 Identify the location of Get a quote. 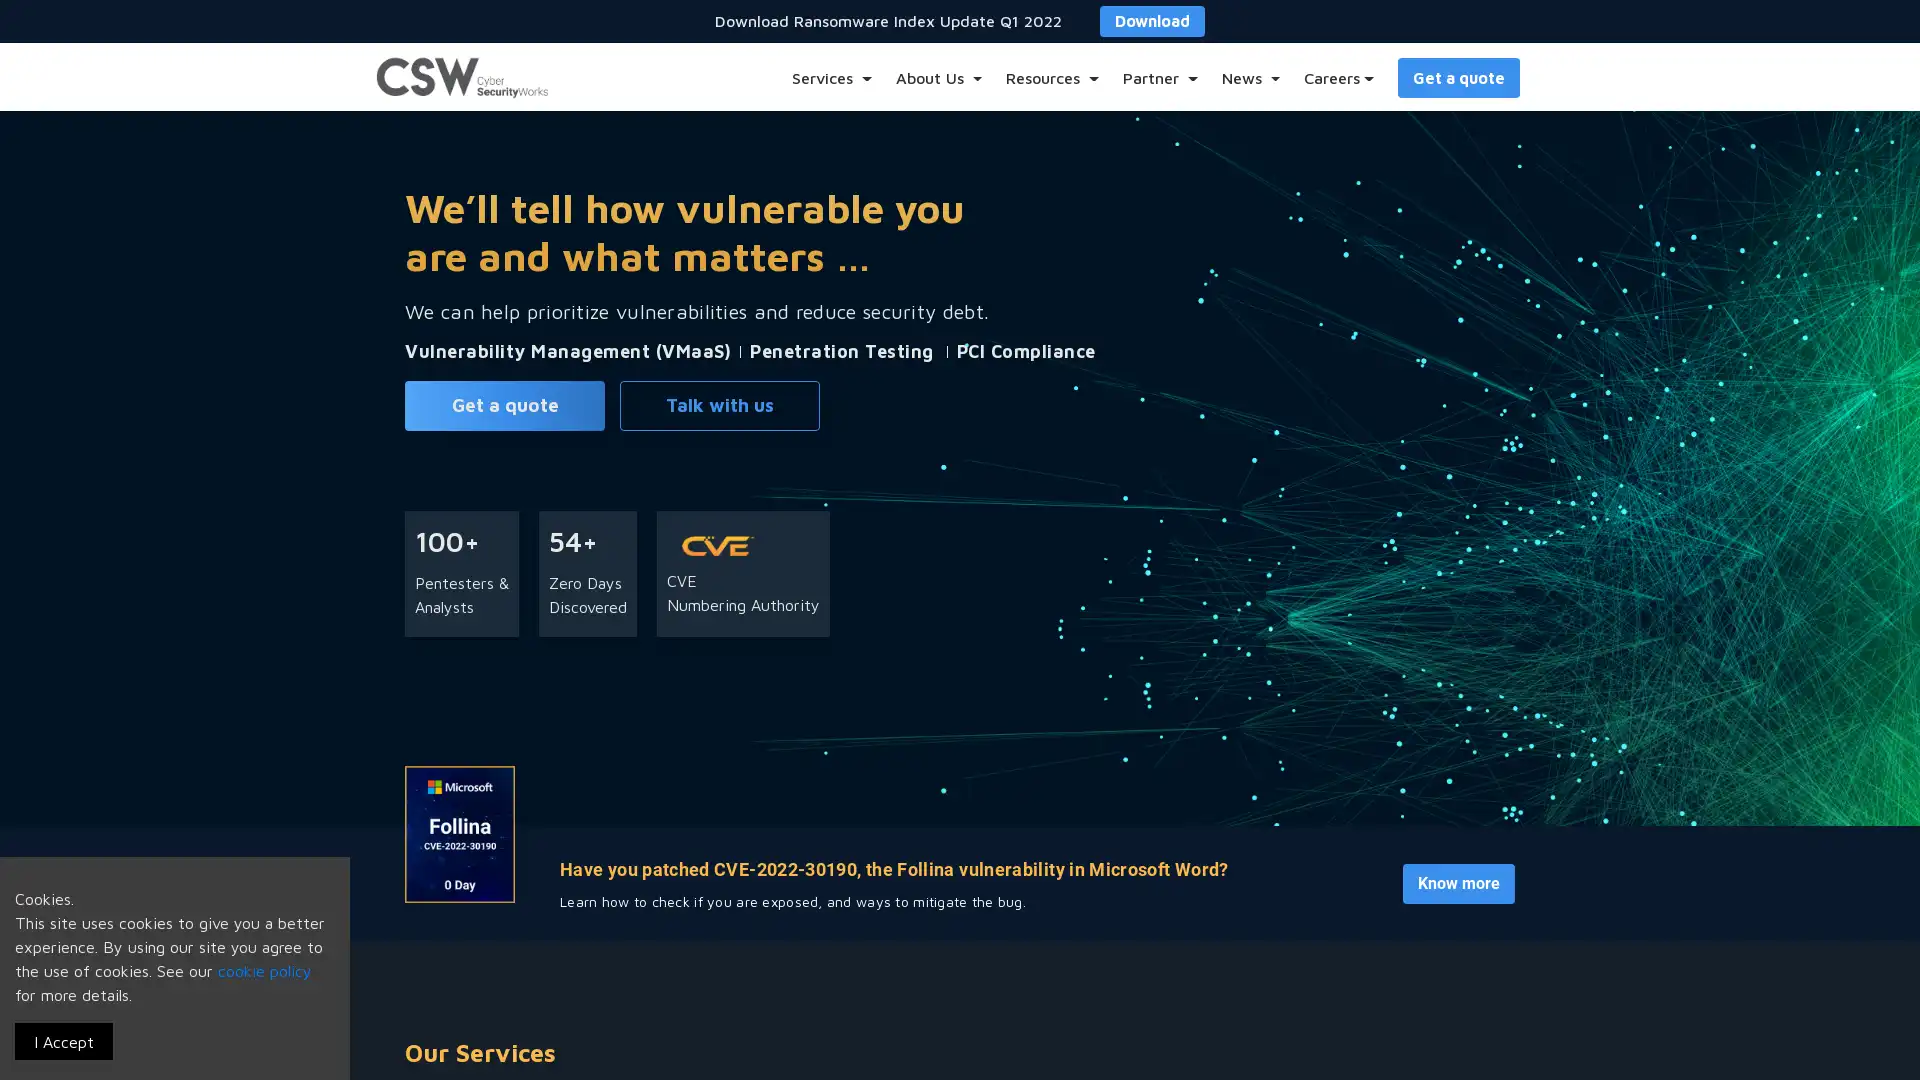
(1459, 76).